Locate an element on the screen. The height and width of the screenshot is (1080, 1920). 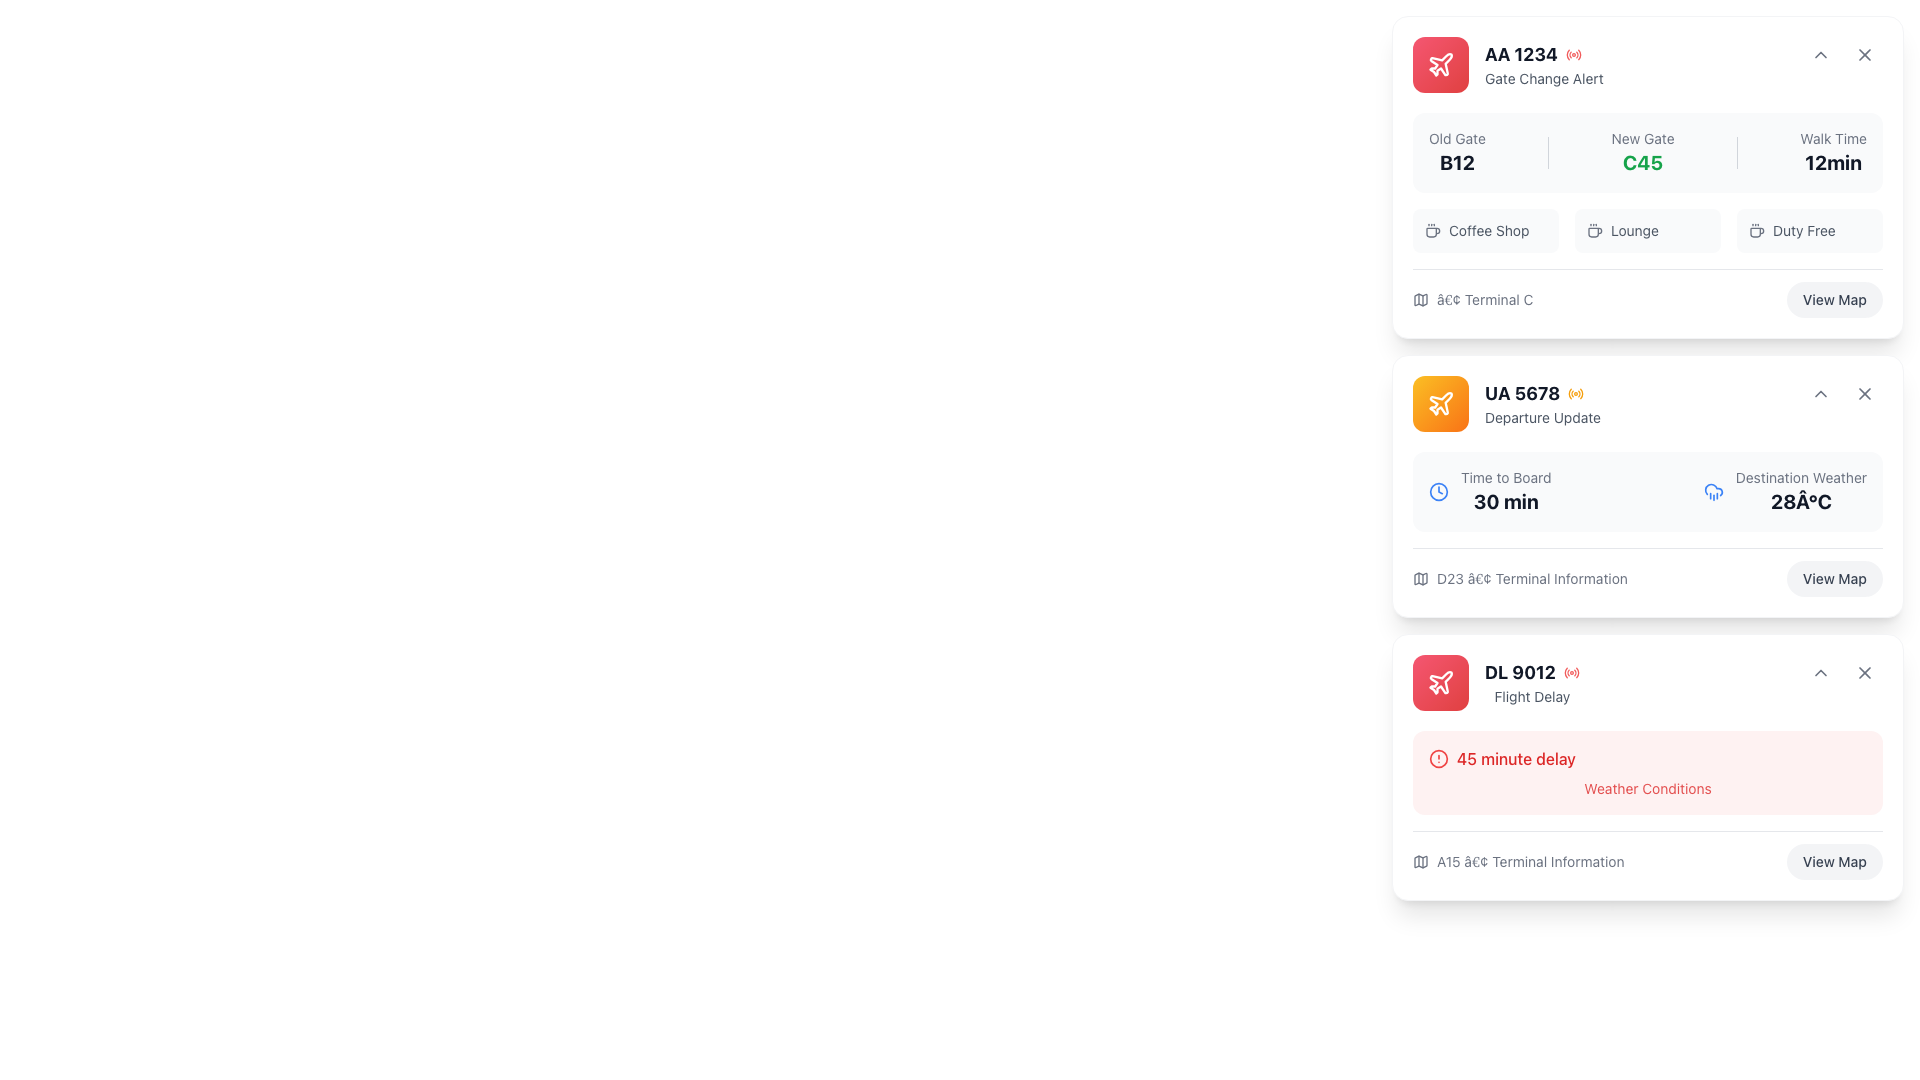
the 'Duty Free' label located in the top section of the card labeled 'AA 1234 - Gate Change Alert', which is the third item in a row of three options, positioned to the right of 'Lounge' and 'Coffee Shop' is located at coordinates (1809, 230).